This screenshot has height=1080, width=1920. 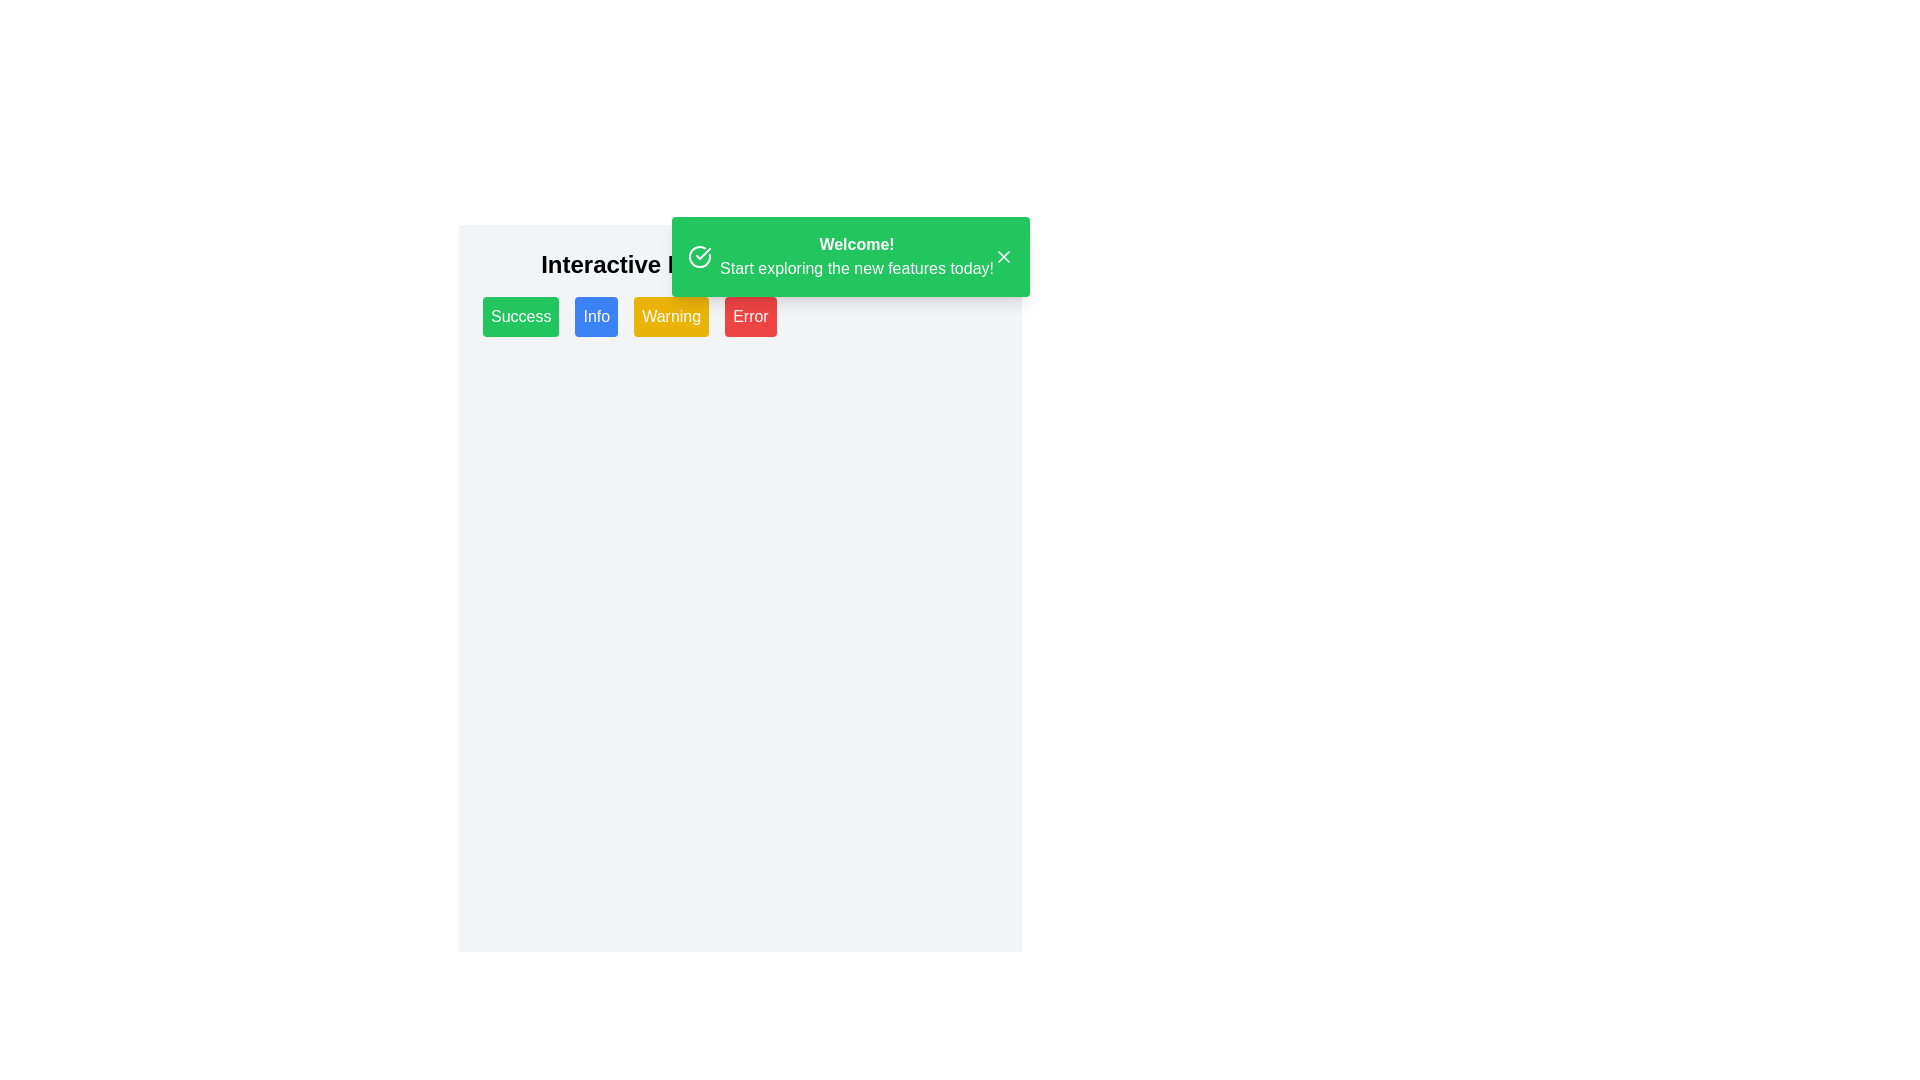 What do you see at coordinates (700, 256) in the screenshot?
I see `the checkmark icon inside a circle, which is outlined in white and set against a vibrant green background, for possible interactions` at bounding box center [700, 256].